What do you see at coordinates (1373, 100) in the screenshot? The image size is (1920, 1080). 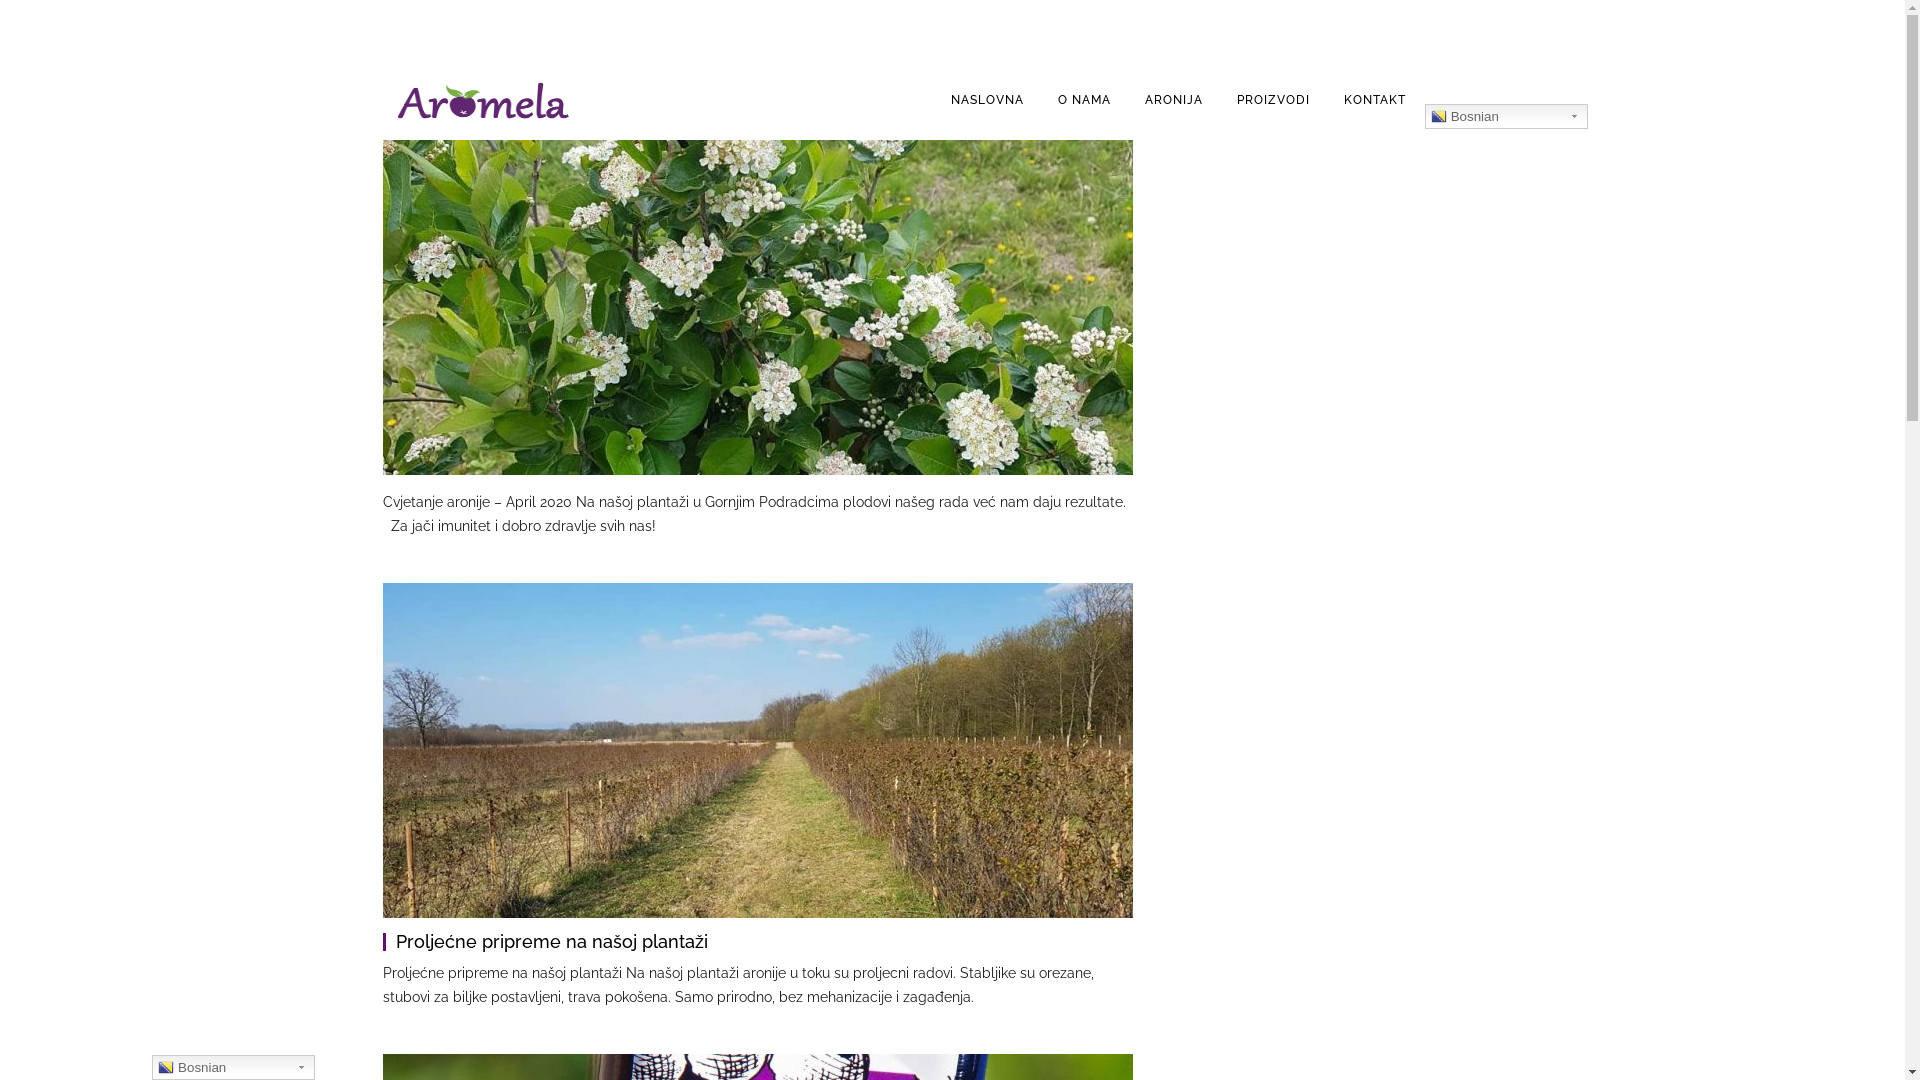 I see `'KONTAKT'` at bounding box center [1373, 100].